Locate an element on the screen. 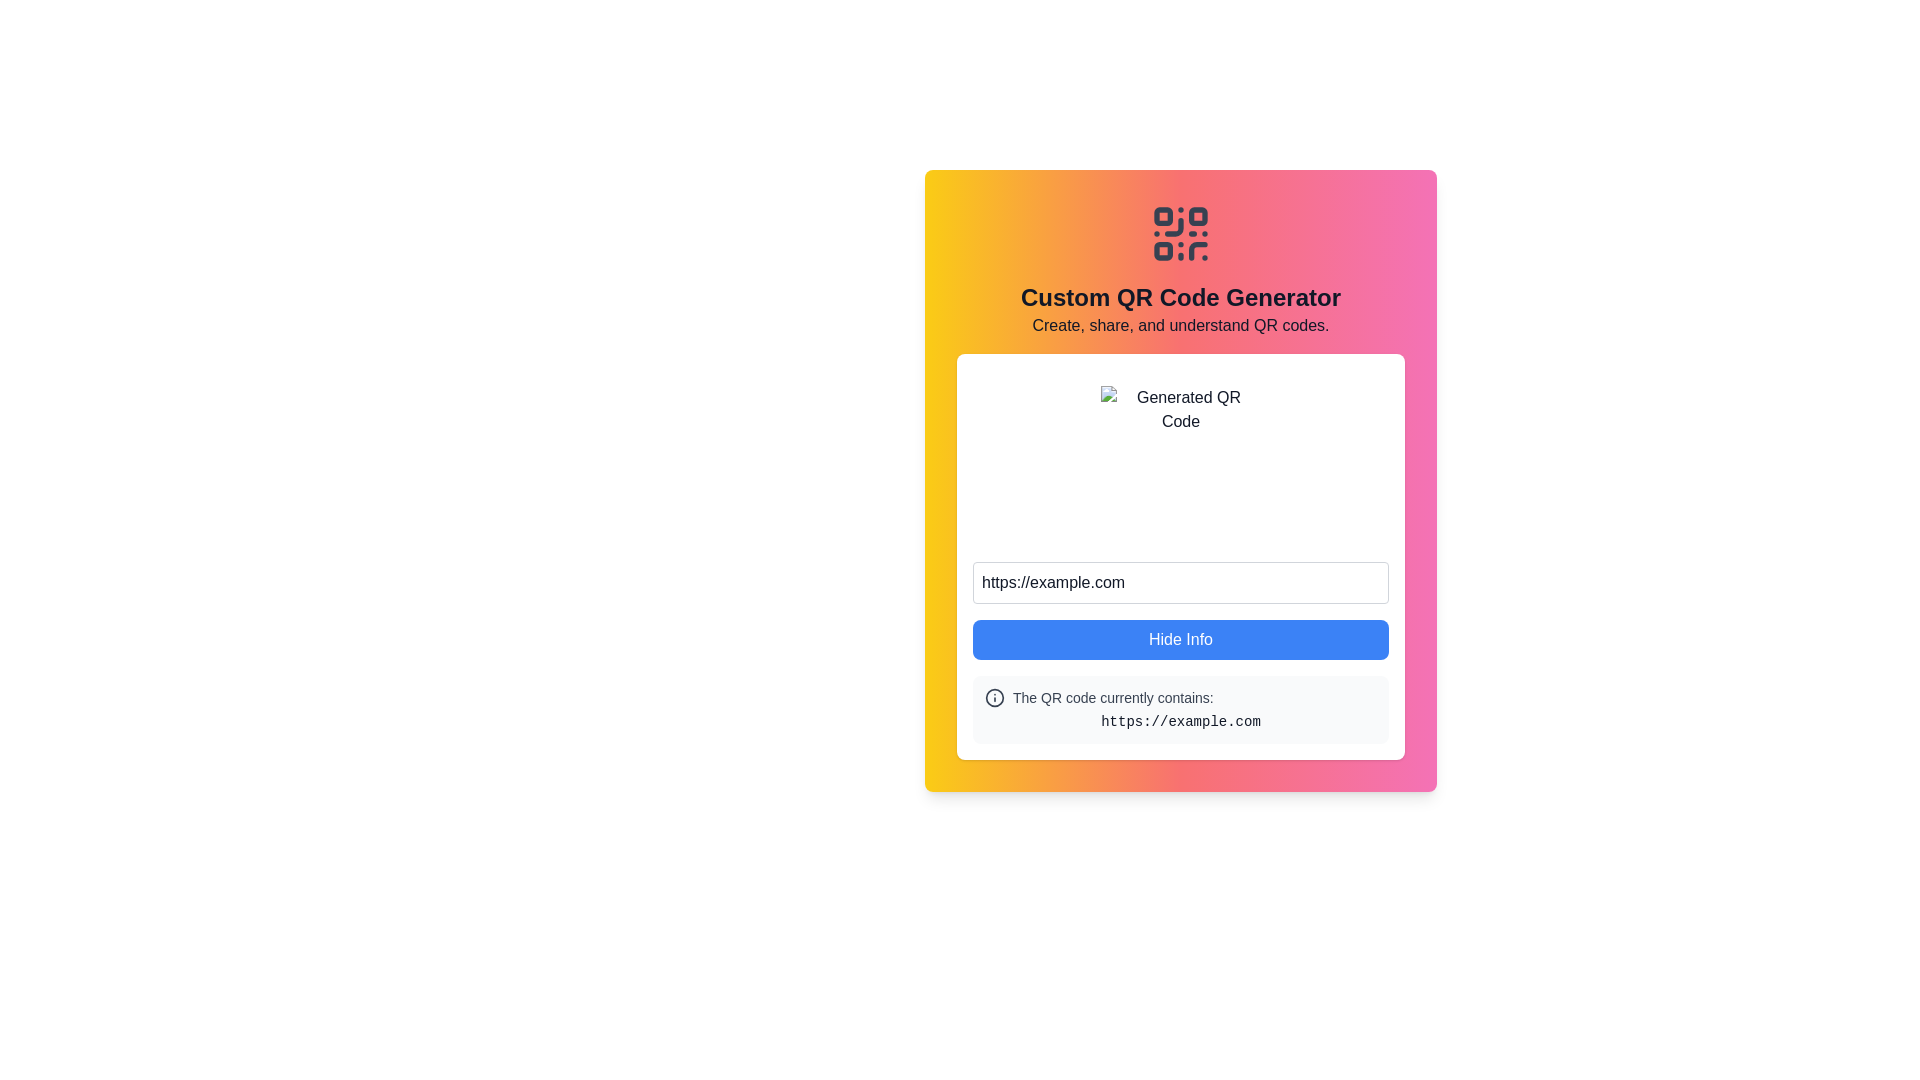 This screenshot has width=1920, height=1080. text from the informational Text Label located below the QR code, which provides context regarding the data represented in the QR code is located at coordinates (1112, 697).